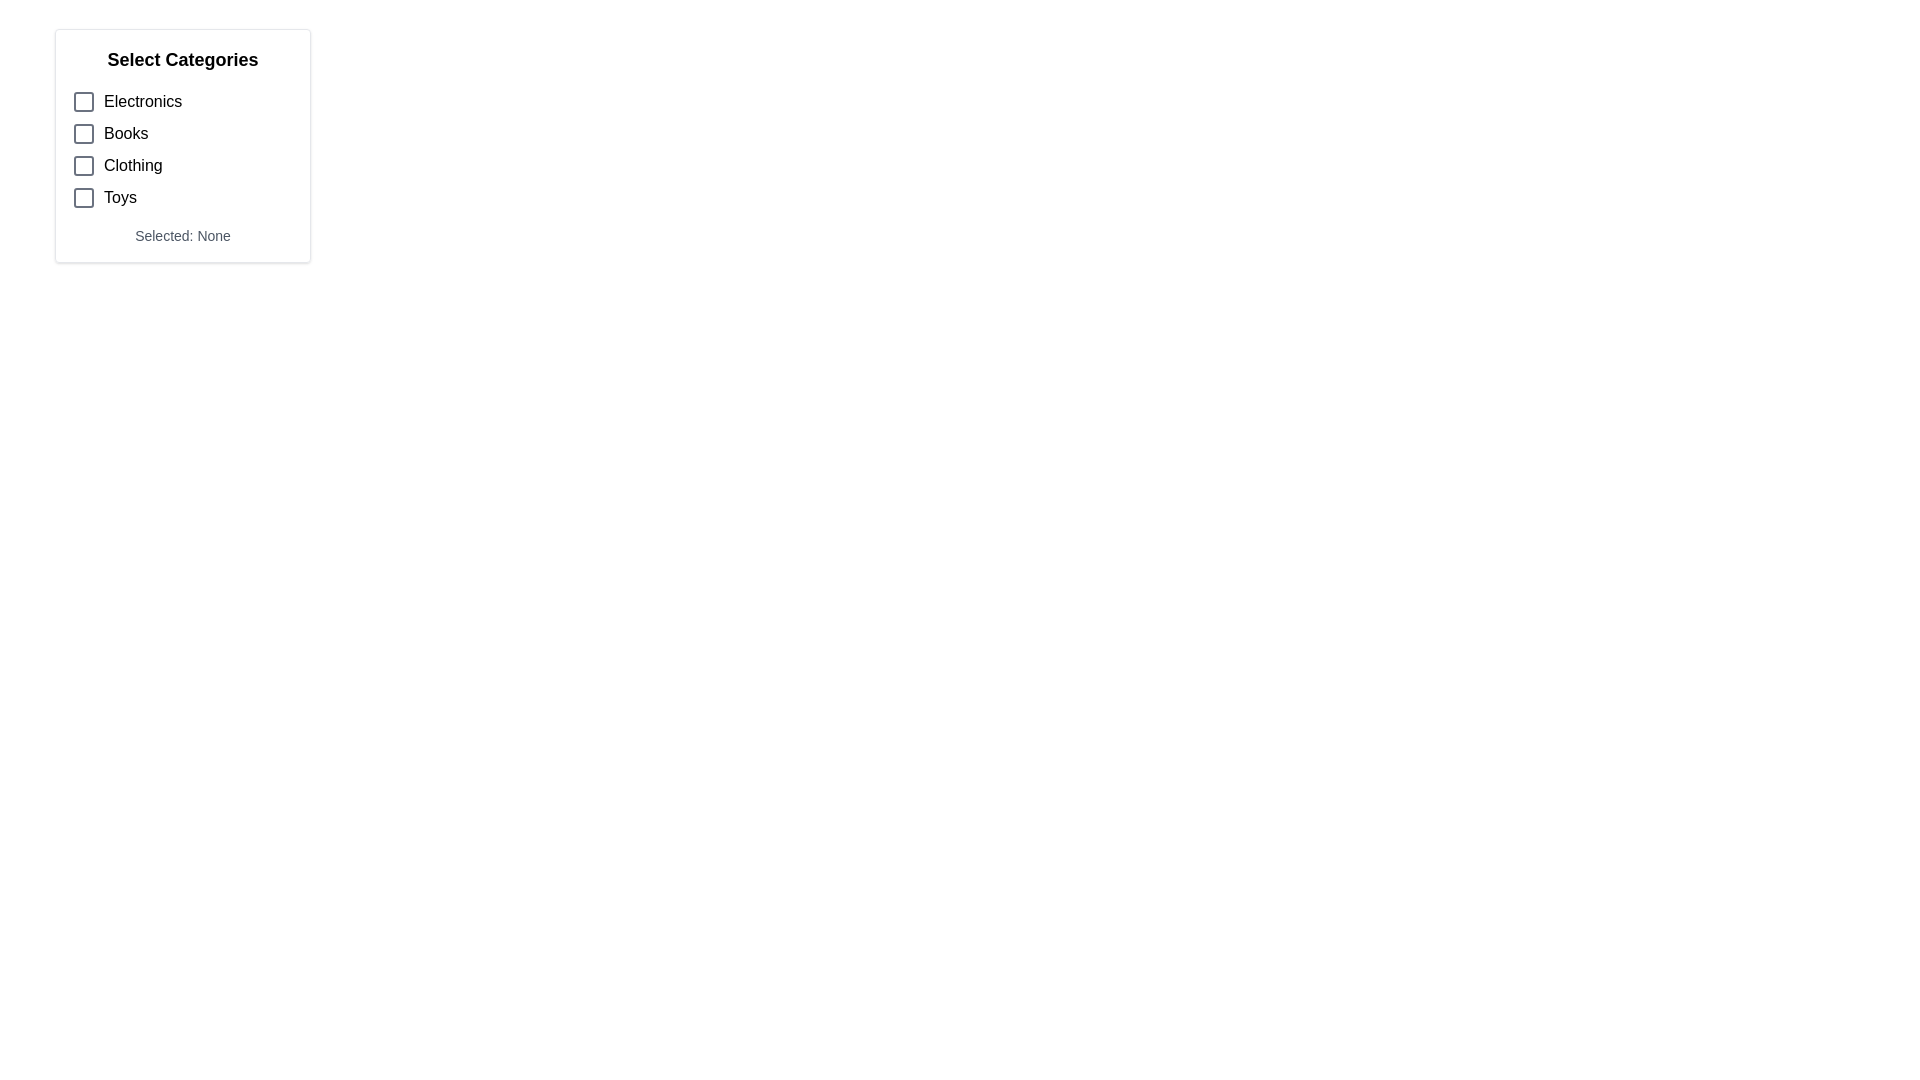 This screenshot has width=1920, height=1080. I want to click on the 'Toys' text label to trigger any potential tooltip or highlight. This label is located in the fourth row of options, to the right of a checkbox icon, so click(119, 197).